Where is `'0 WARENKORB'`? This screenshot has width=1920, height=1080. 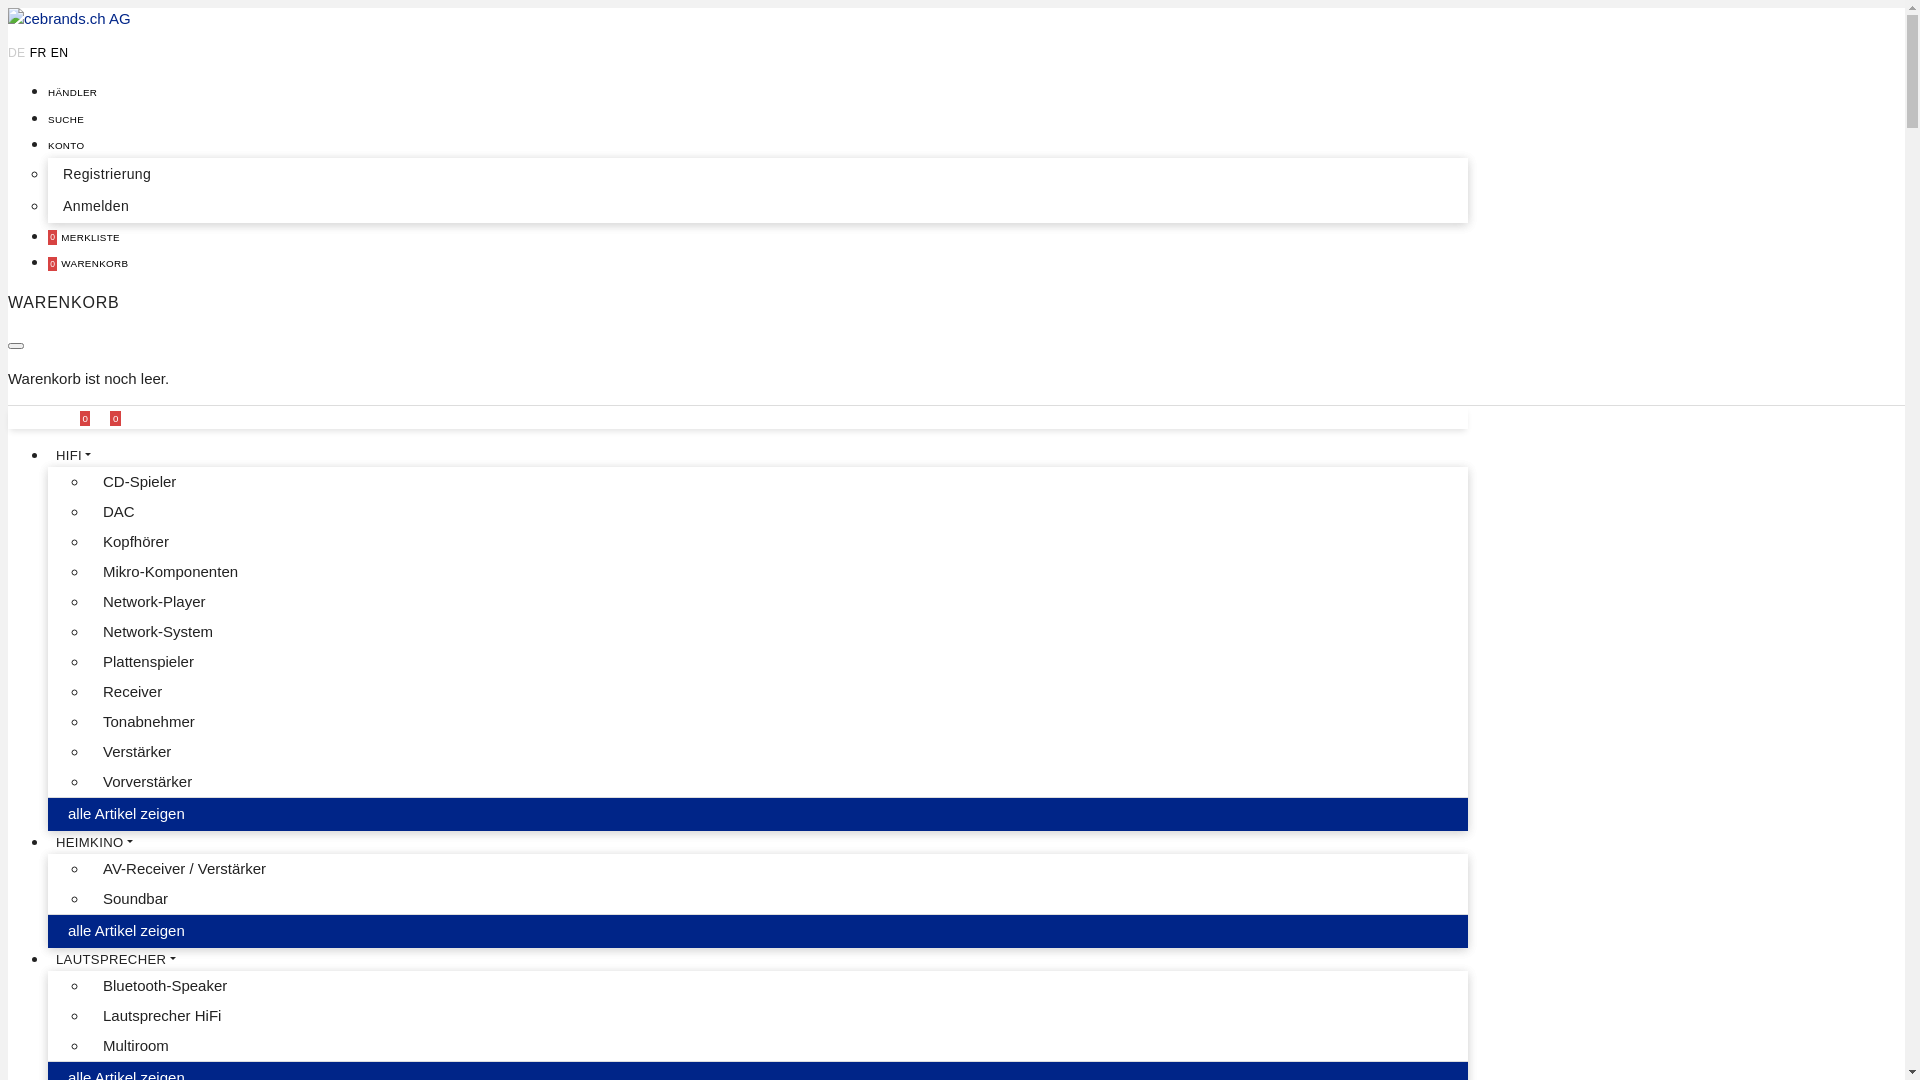
'0 WARENKORB' is located at coordinates (48, 261).